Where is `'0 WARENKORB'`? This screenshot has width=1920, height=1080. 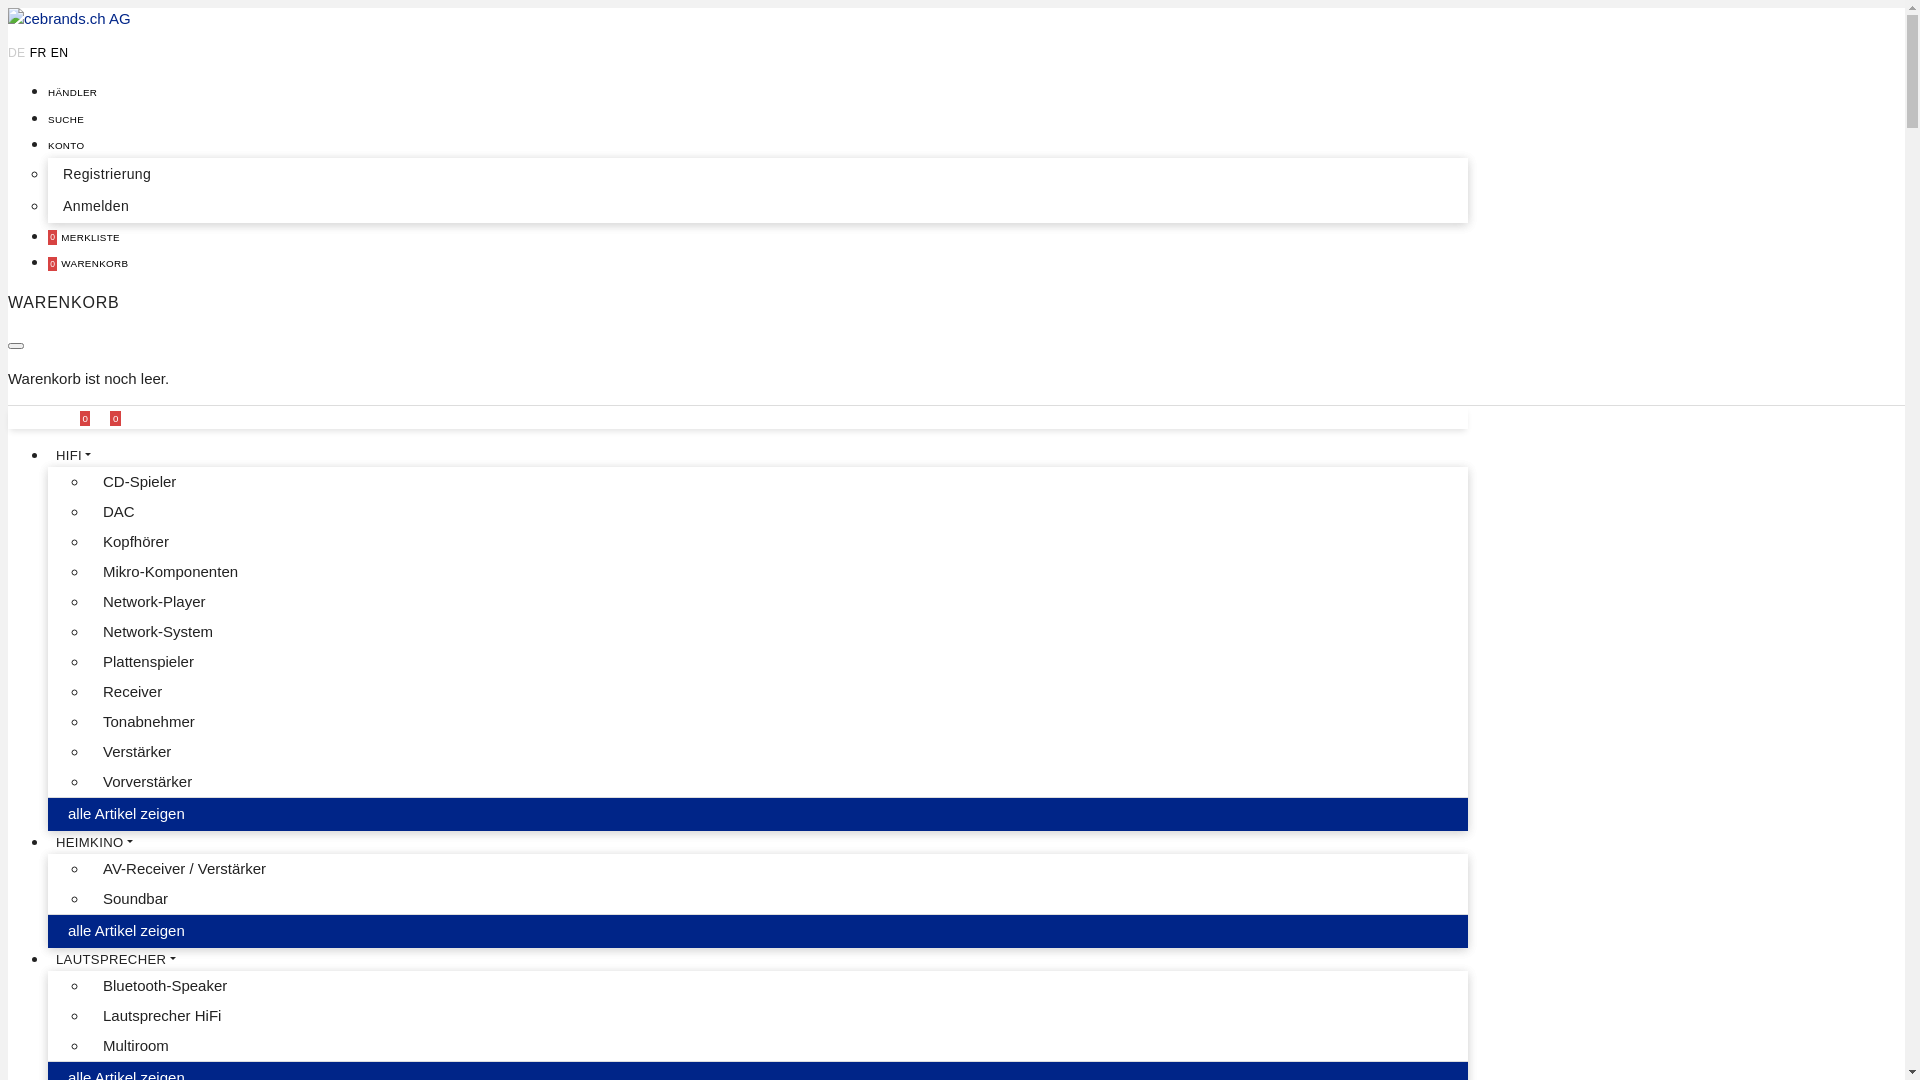
'0 WARENKORB' is located at coordinates (48, 261).